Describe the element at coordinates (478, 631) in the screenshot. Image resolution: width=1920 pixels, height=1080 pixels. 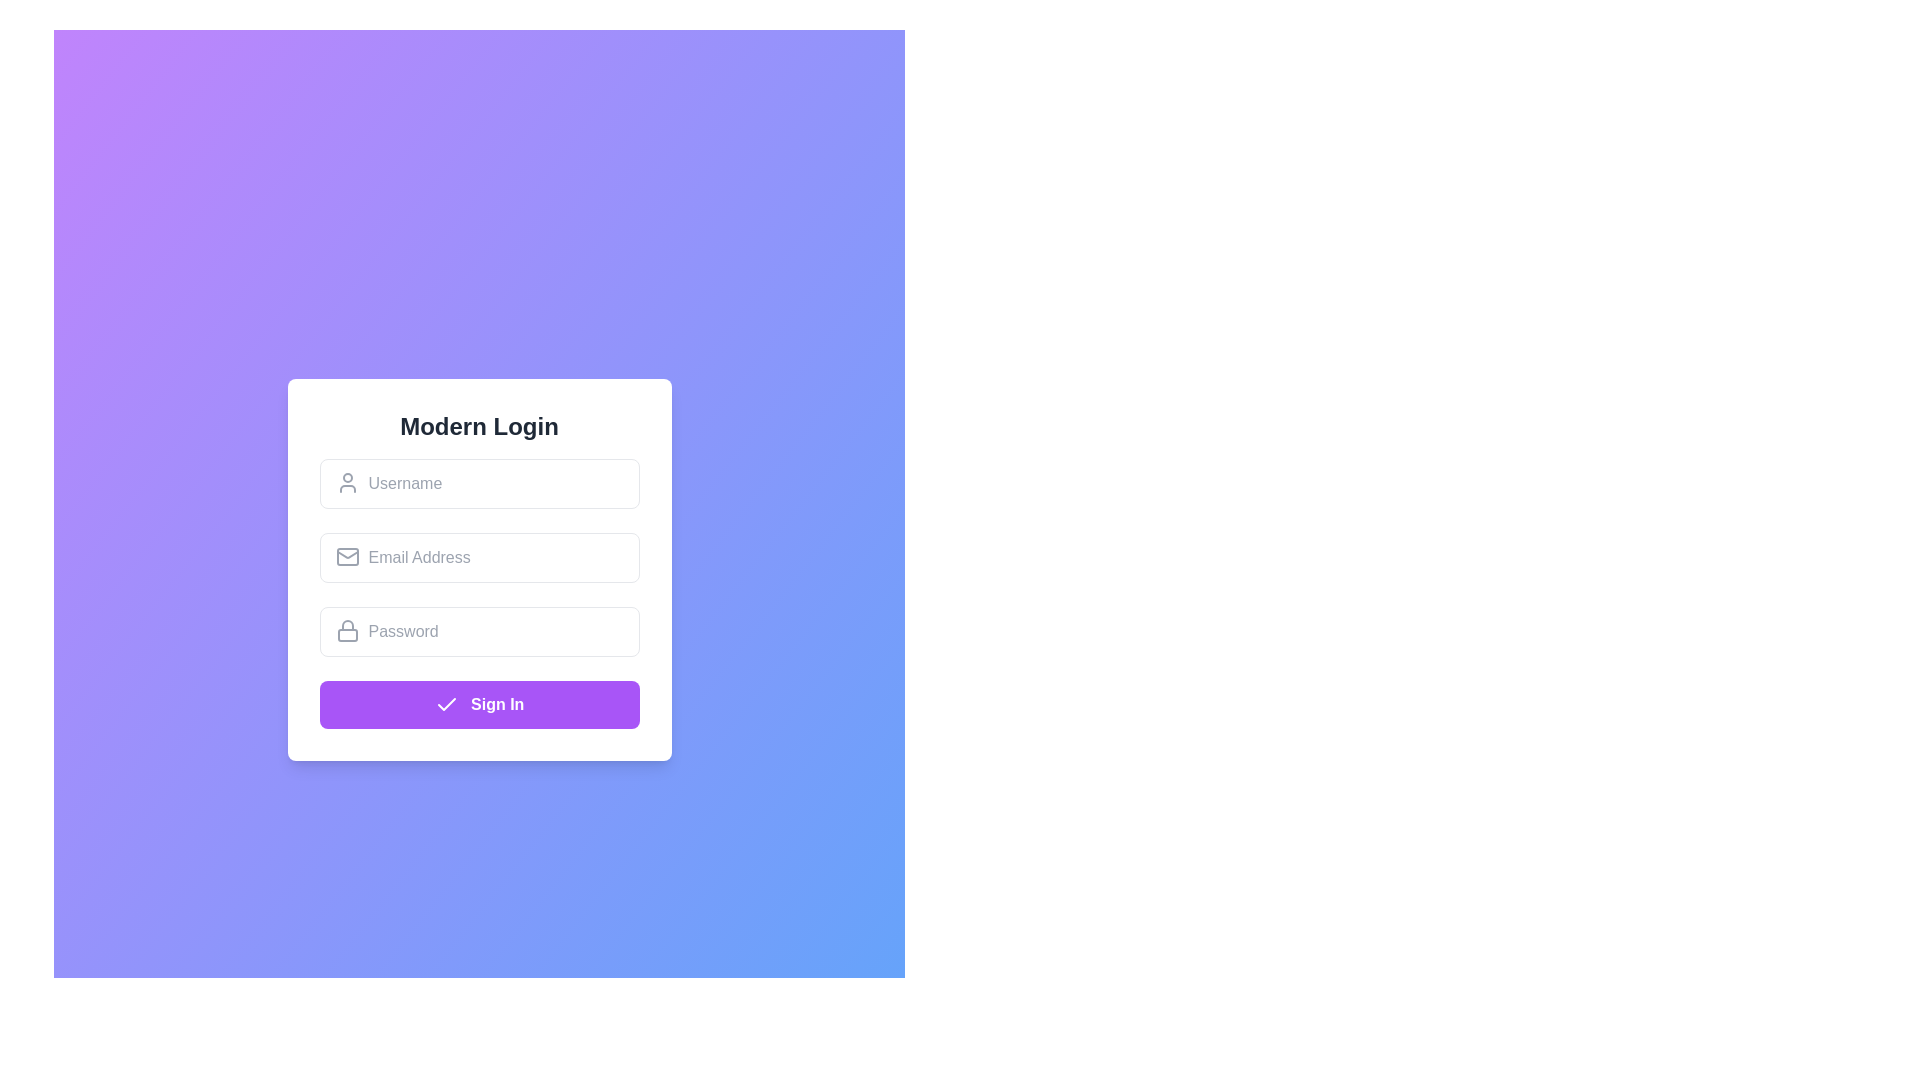
I see `inside the Password input field` at that location.